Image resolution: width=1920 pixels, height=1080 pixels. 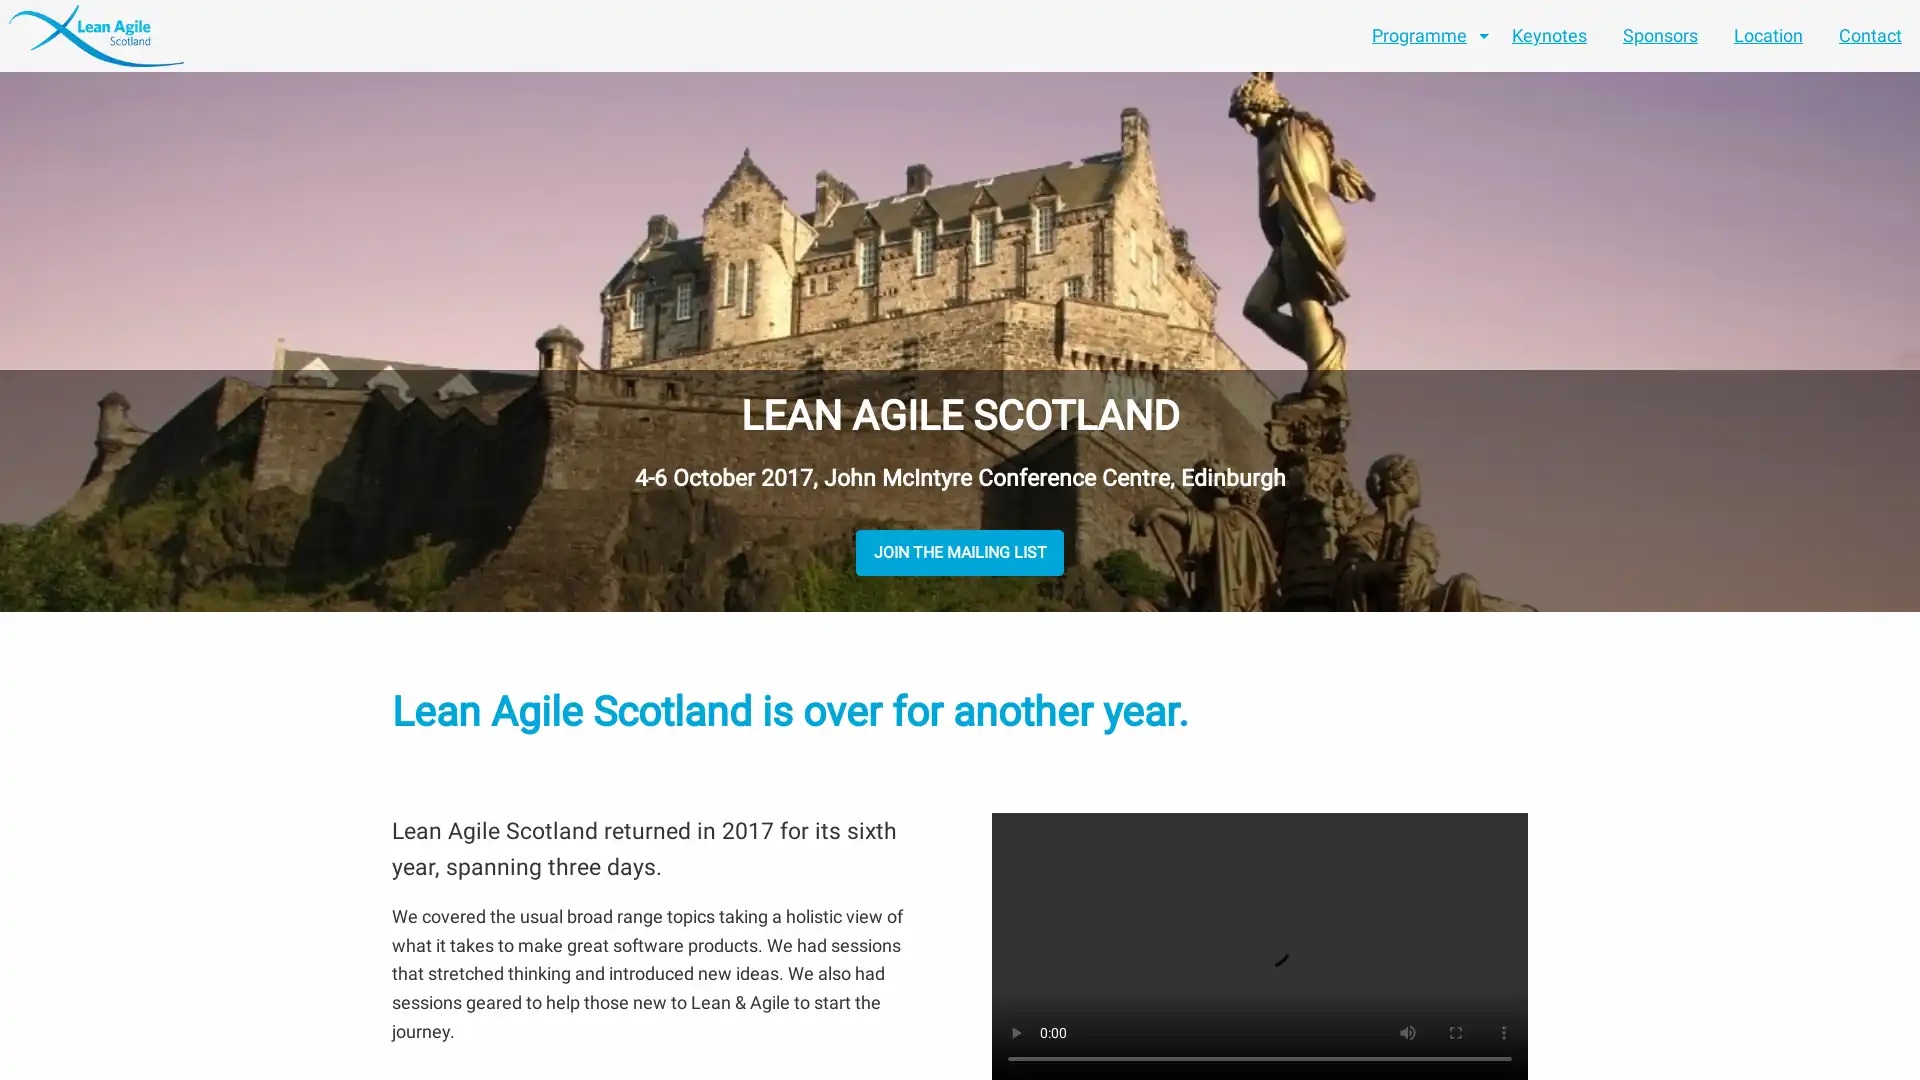 What do you see at coordinates (1016, 1032) in the screenshot?
I see `play` at bounding box center [1016, 1032].